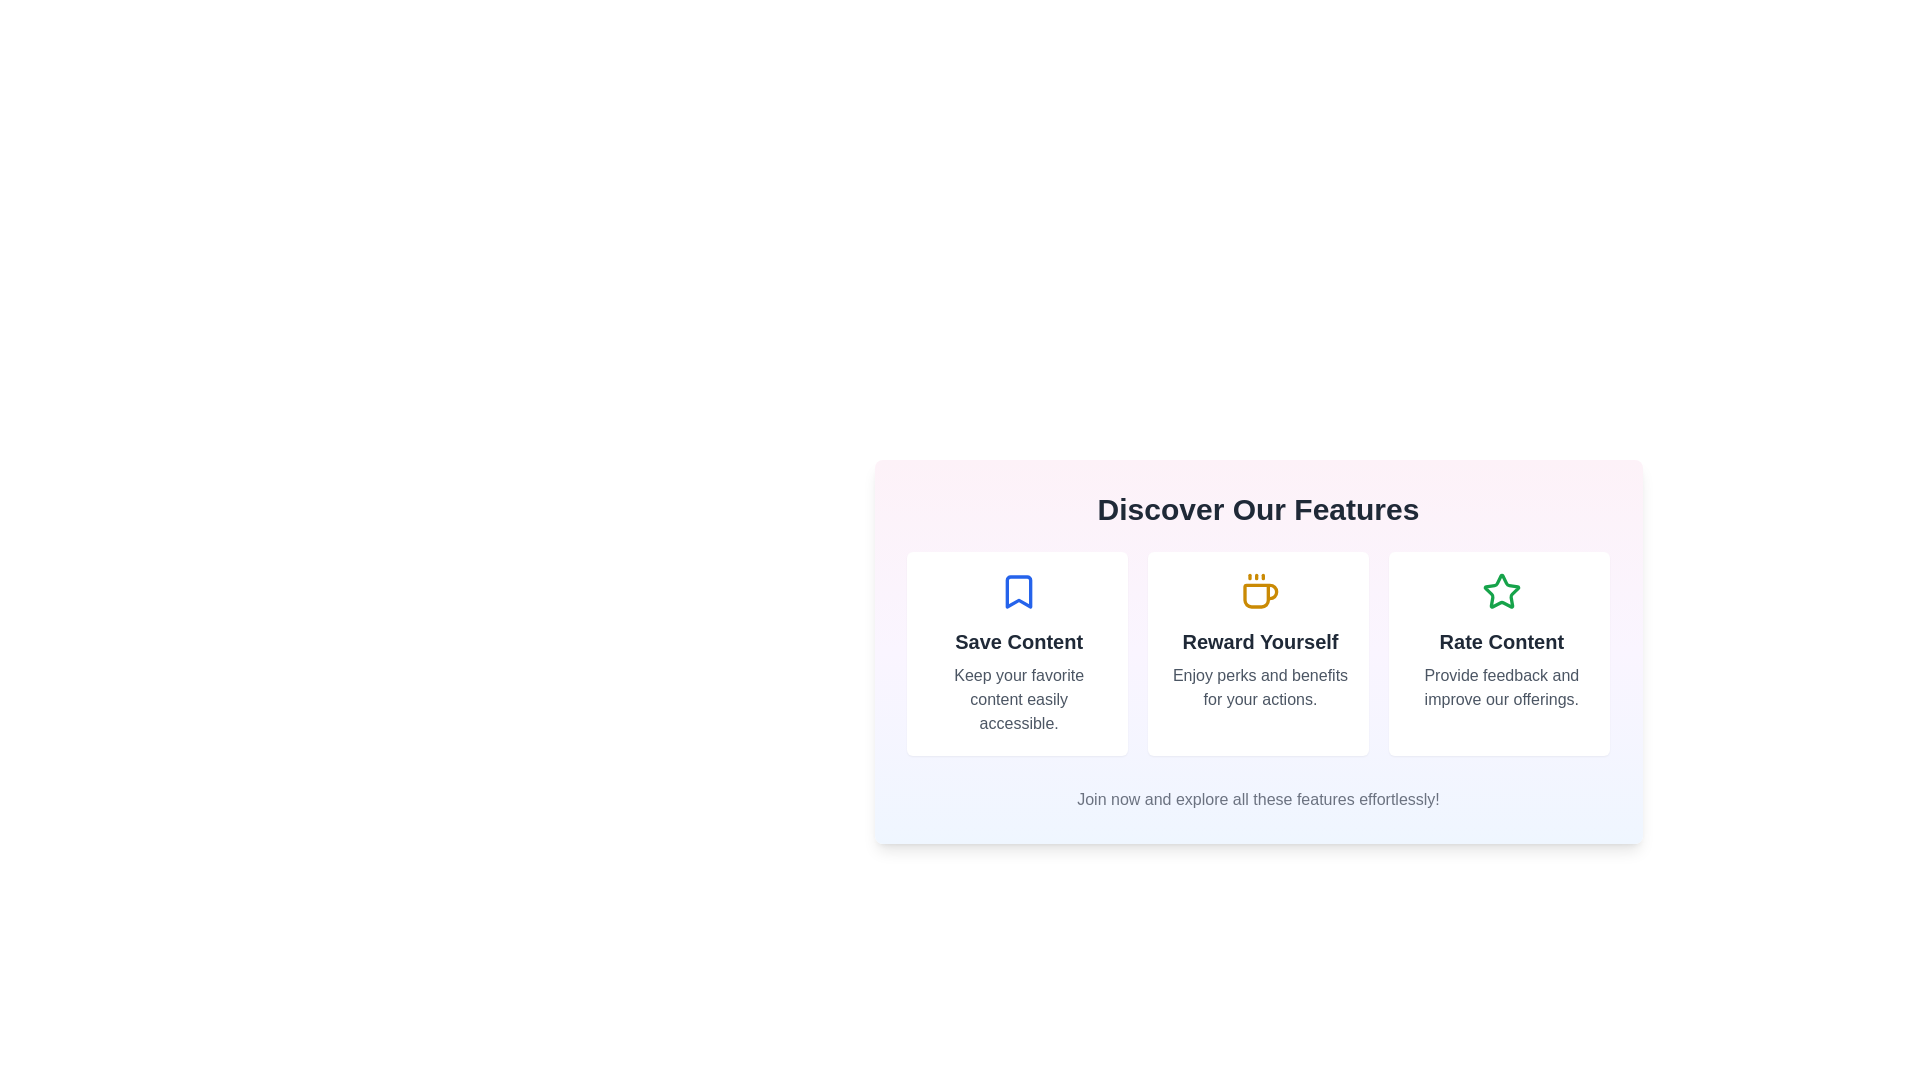 The width and height of the screenshot is (1920, 1080). What do you see at coordinates (1259, 641) in the screenshot?
I see `the 'Reward Yourself' text label, which is a bold, large heading in dark color, positioned in the middle column of a three-column layout, with a coffee mug icon above it` at bounding box center [1259, 641].